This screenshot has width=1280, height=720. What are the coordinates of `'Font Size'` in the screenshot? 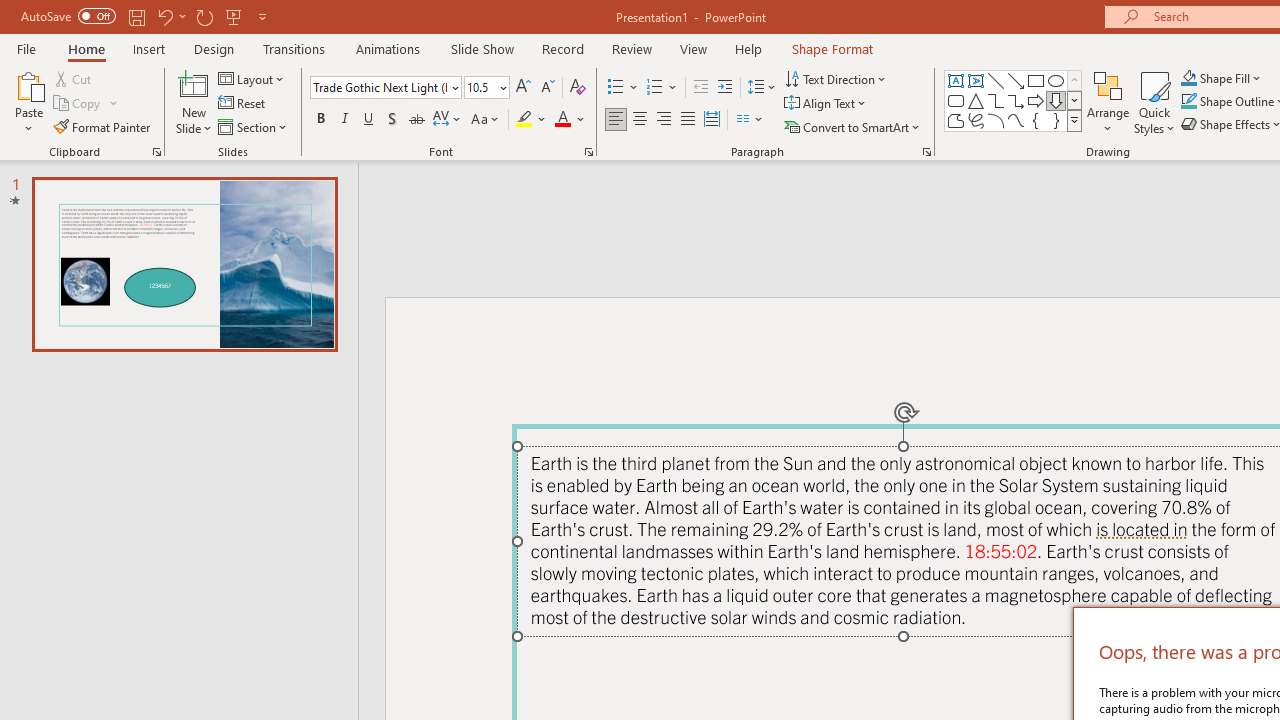 It's located at (486, 86).